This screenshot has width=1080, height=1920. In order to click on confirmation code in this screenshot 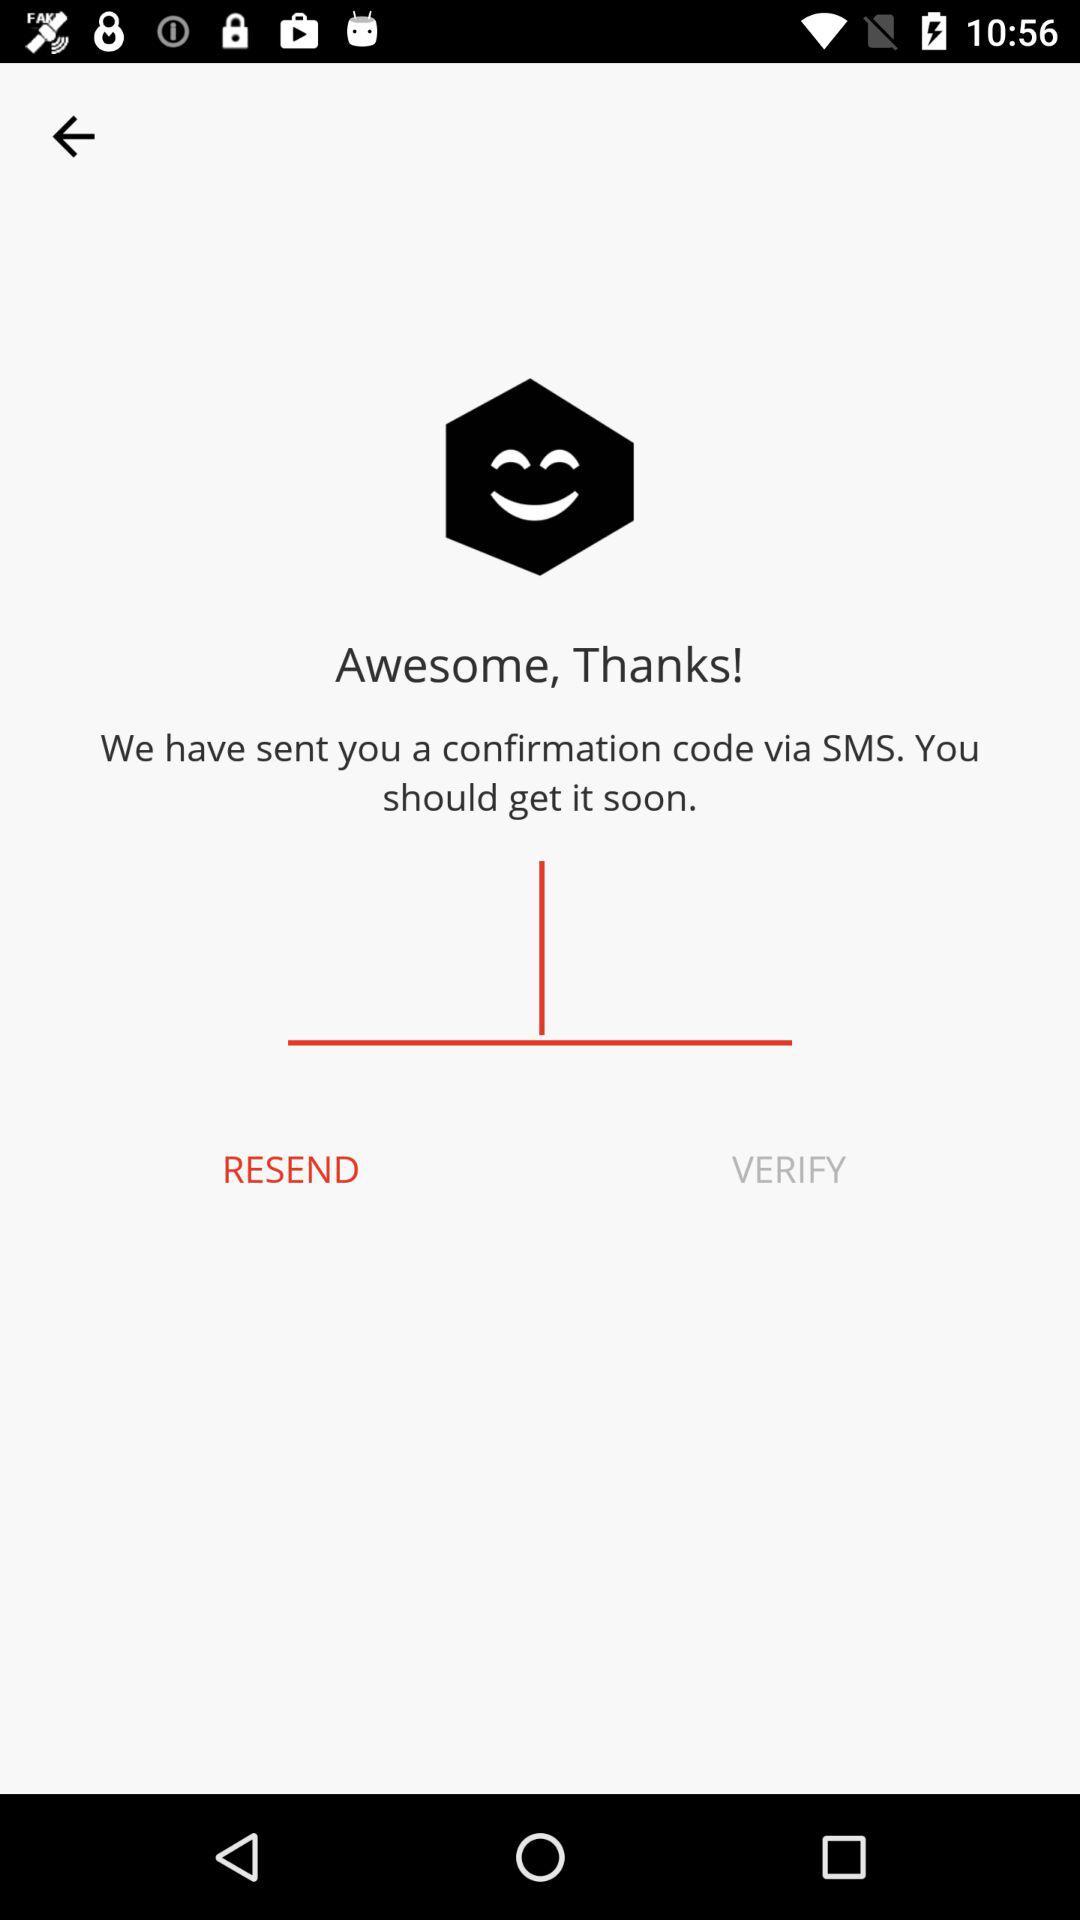, I will do `click(540, 948)`.